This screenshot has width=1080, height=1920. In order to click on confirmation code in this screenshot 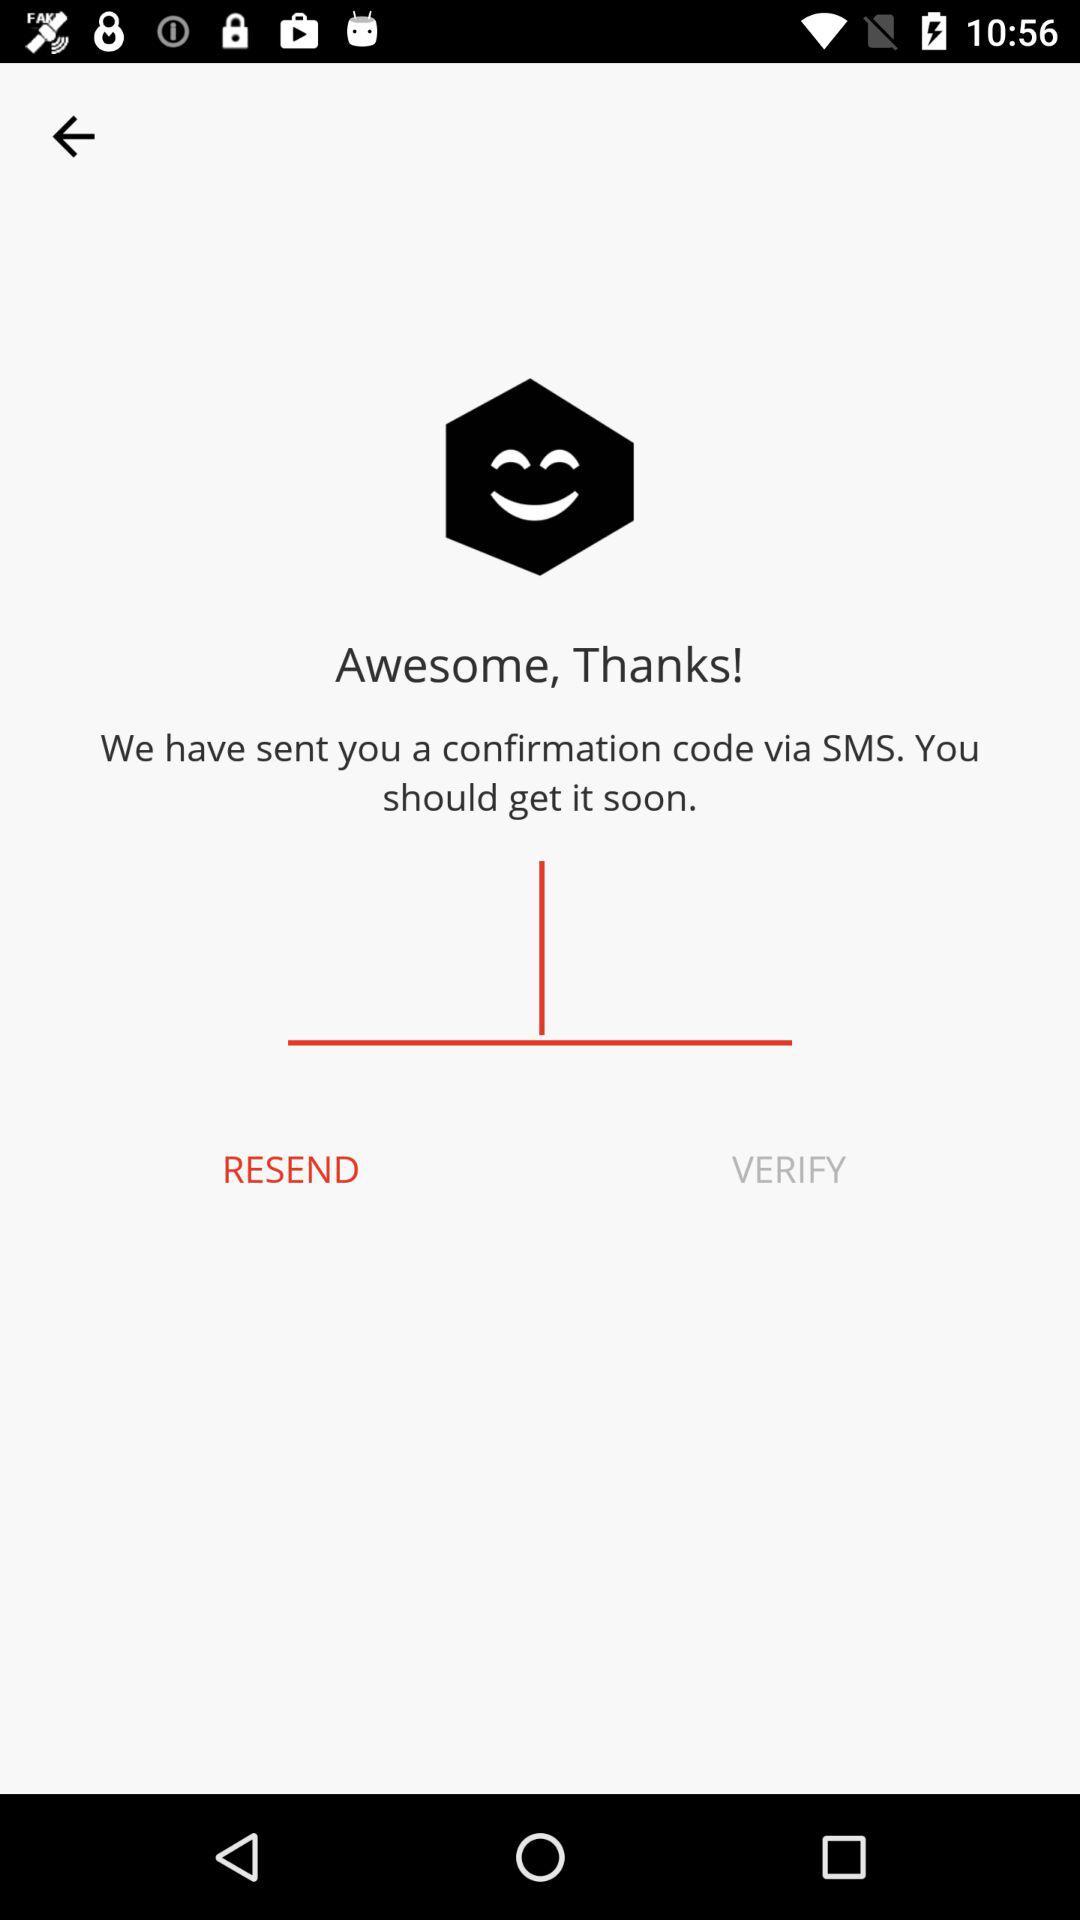, I will do `click(540, 948)`.